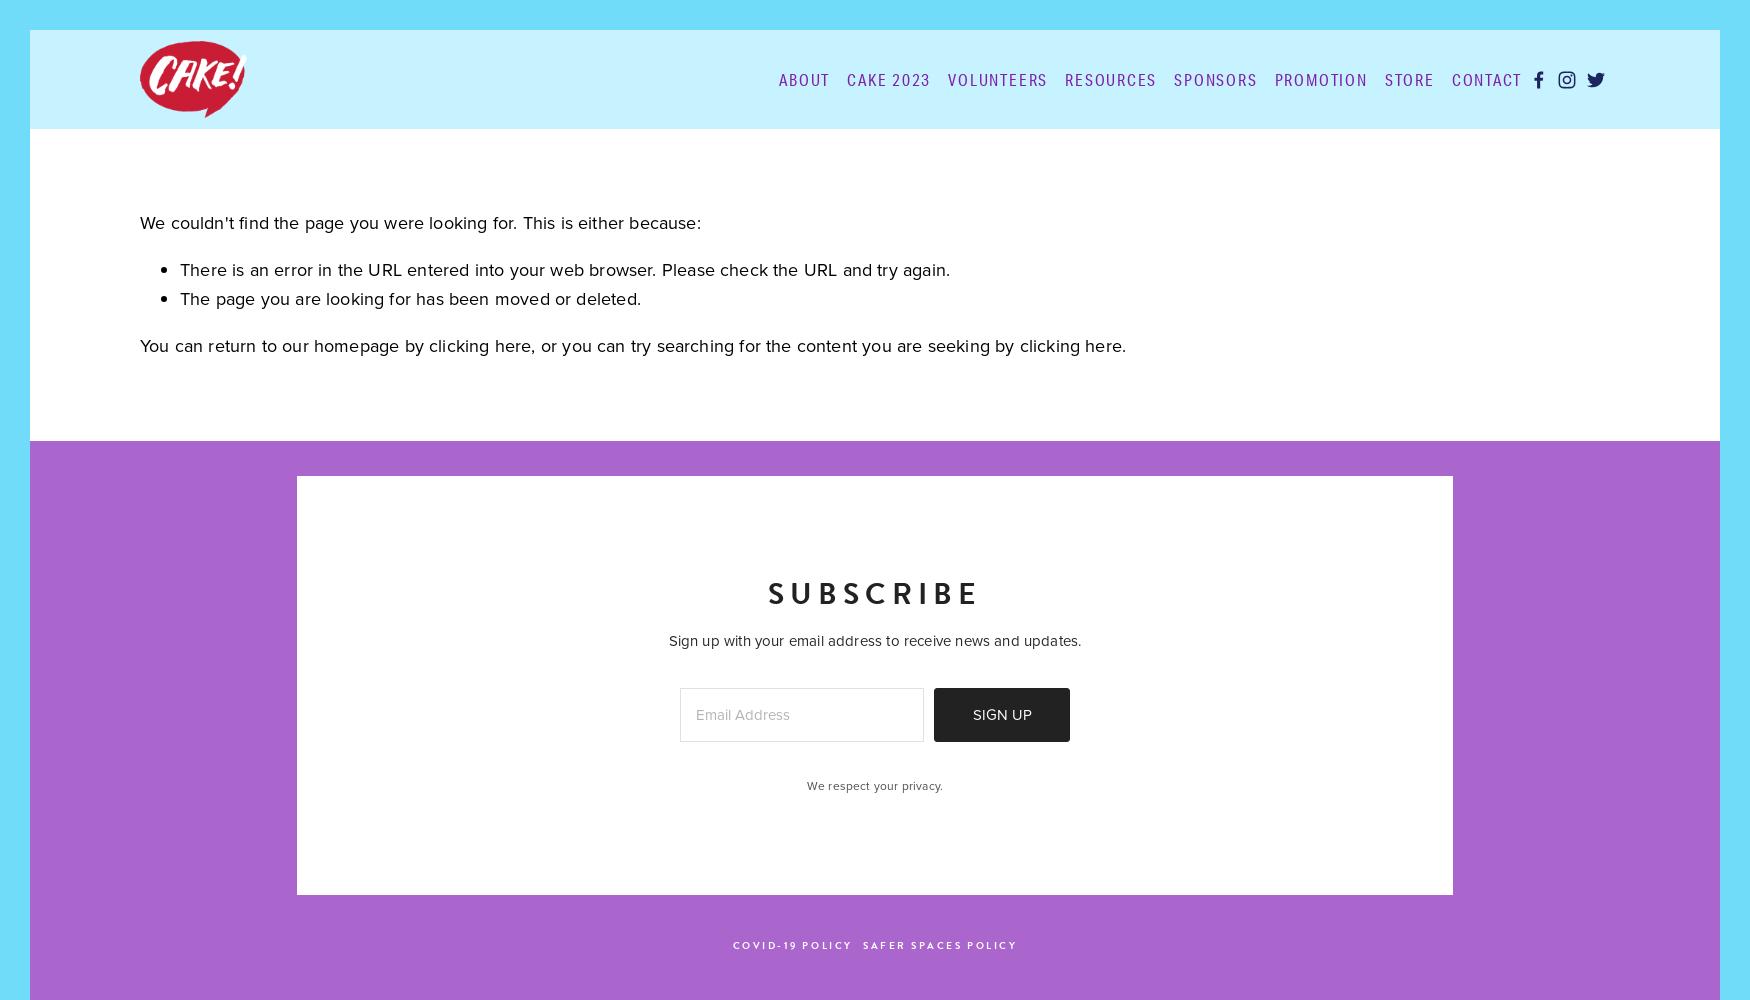  I want to click on 'Contact', so click(1486, 77).